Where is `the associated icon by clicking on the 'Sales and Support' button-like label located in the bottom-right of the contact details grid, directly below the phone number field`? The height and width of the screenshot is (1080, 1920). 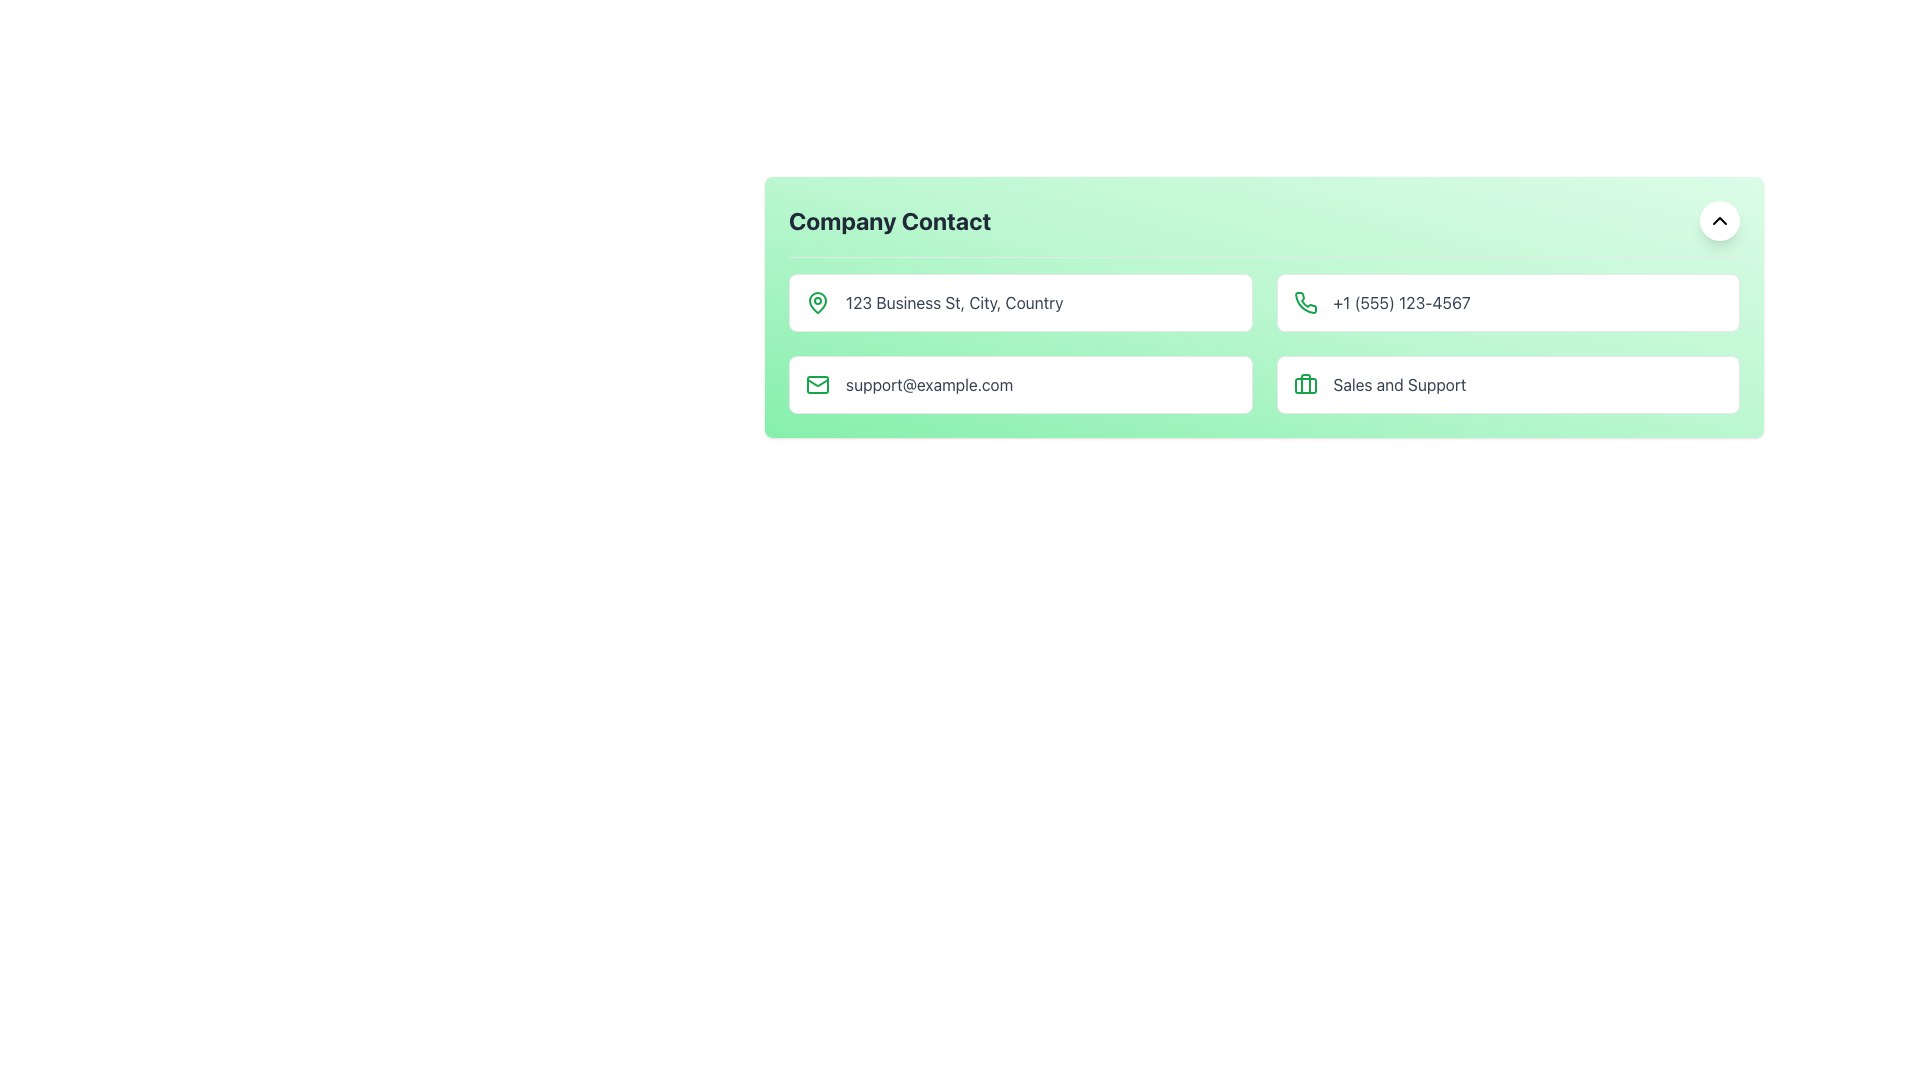
the associated icon by clicking on the 'Sales and Support' button-like label located in the bottom-right of the contact details grid, directly below the phone number field is located at coordinates (1507, 385).